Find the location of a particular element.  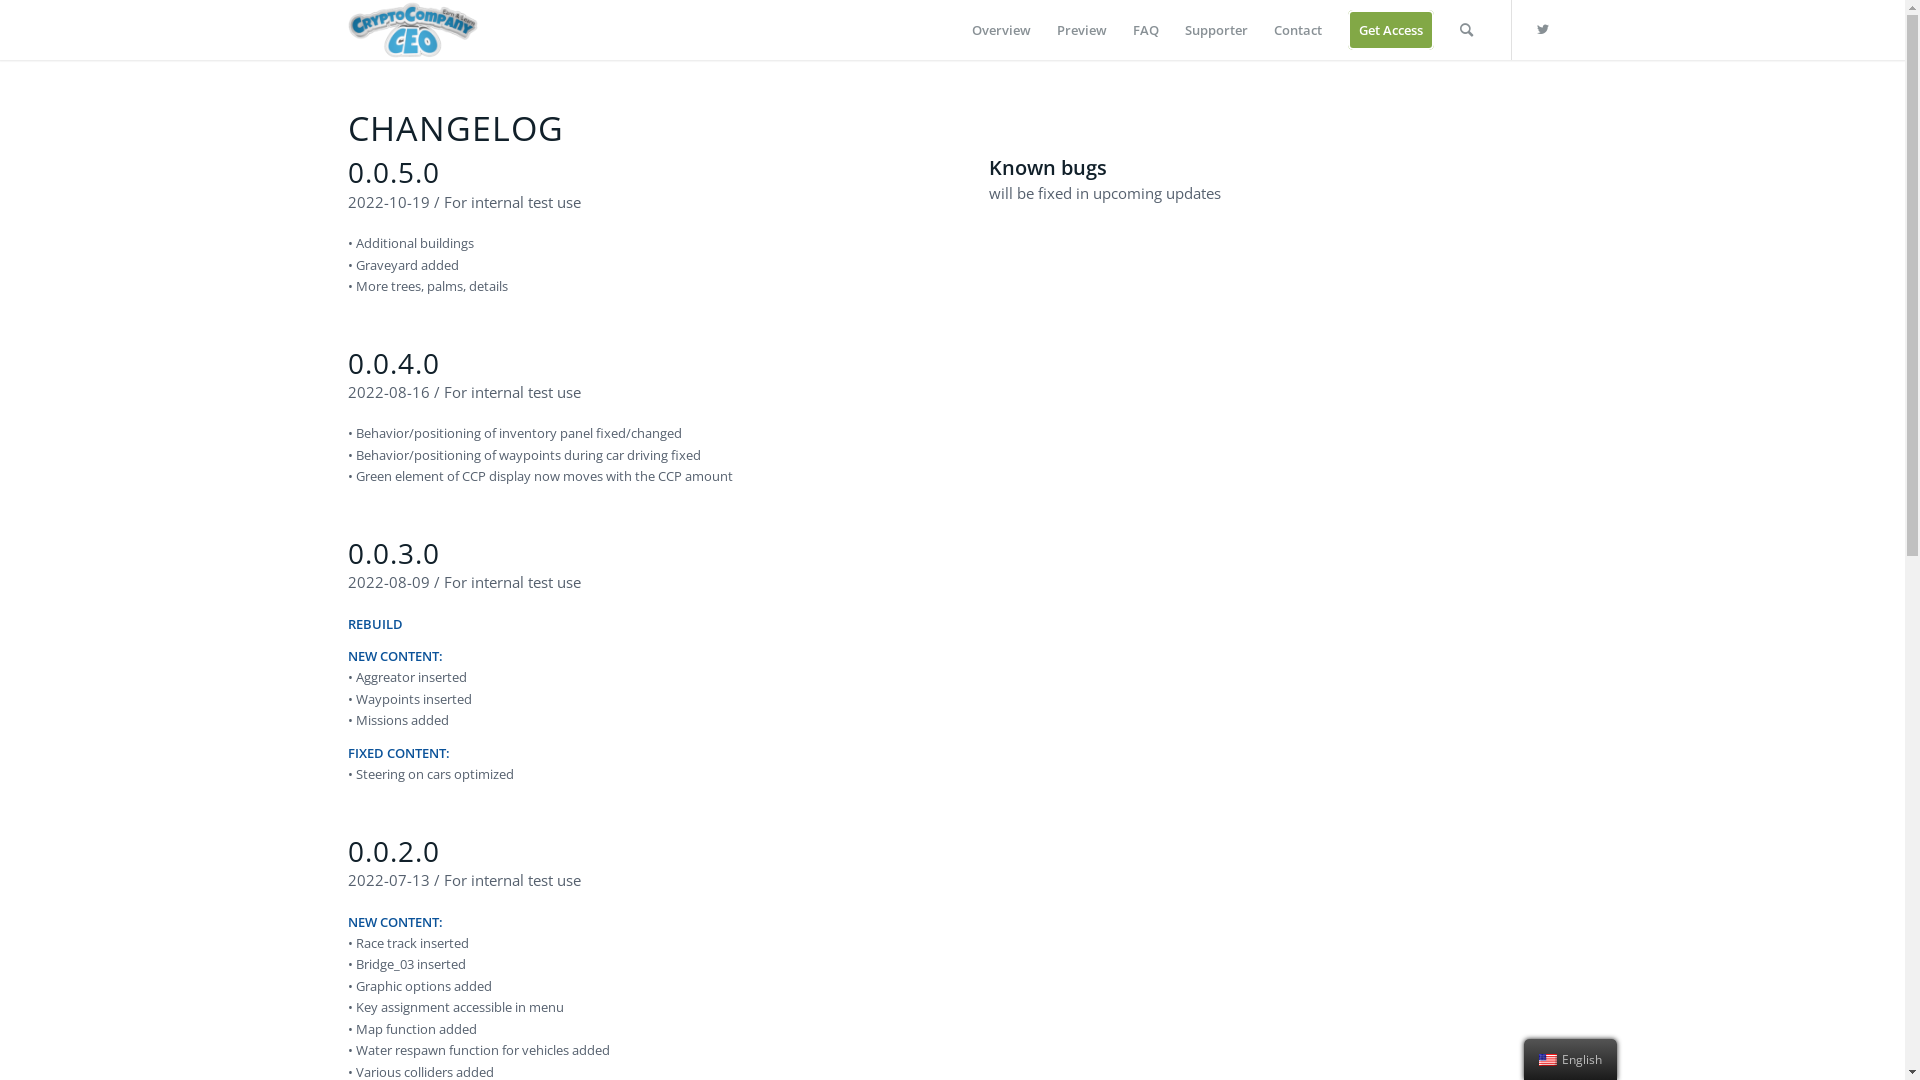

'Supporter' is located at coordinates (1215, 30).